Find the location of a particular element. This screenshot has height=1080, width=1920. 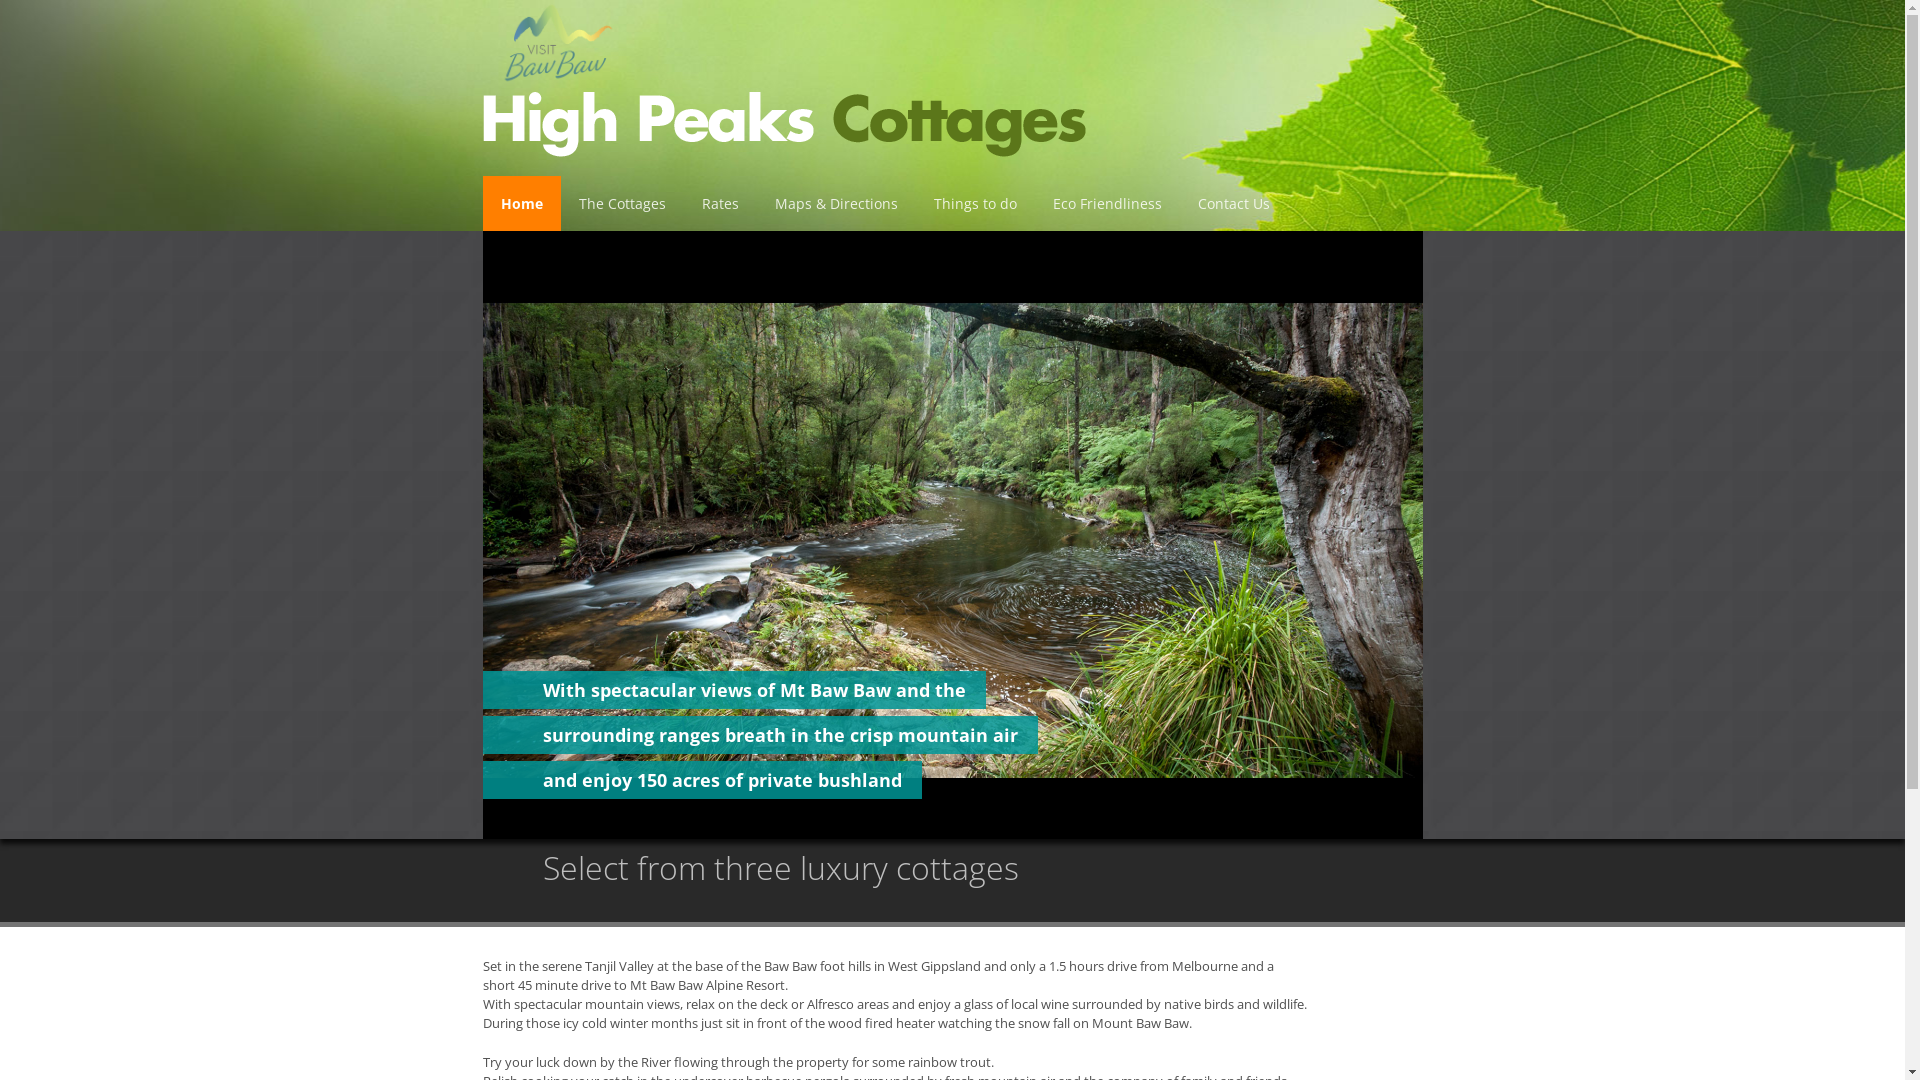

'Things to do' is located at coordinates (975, 203).